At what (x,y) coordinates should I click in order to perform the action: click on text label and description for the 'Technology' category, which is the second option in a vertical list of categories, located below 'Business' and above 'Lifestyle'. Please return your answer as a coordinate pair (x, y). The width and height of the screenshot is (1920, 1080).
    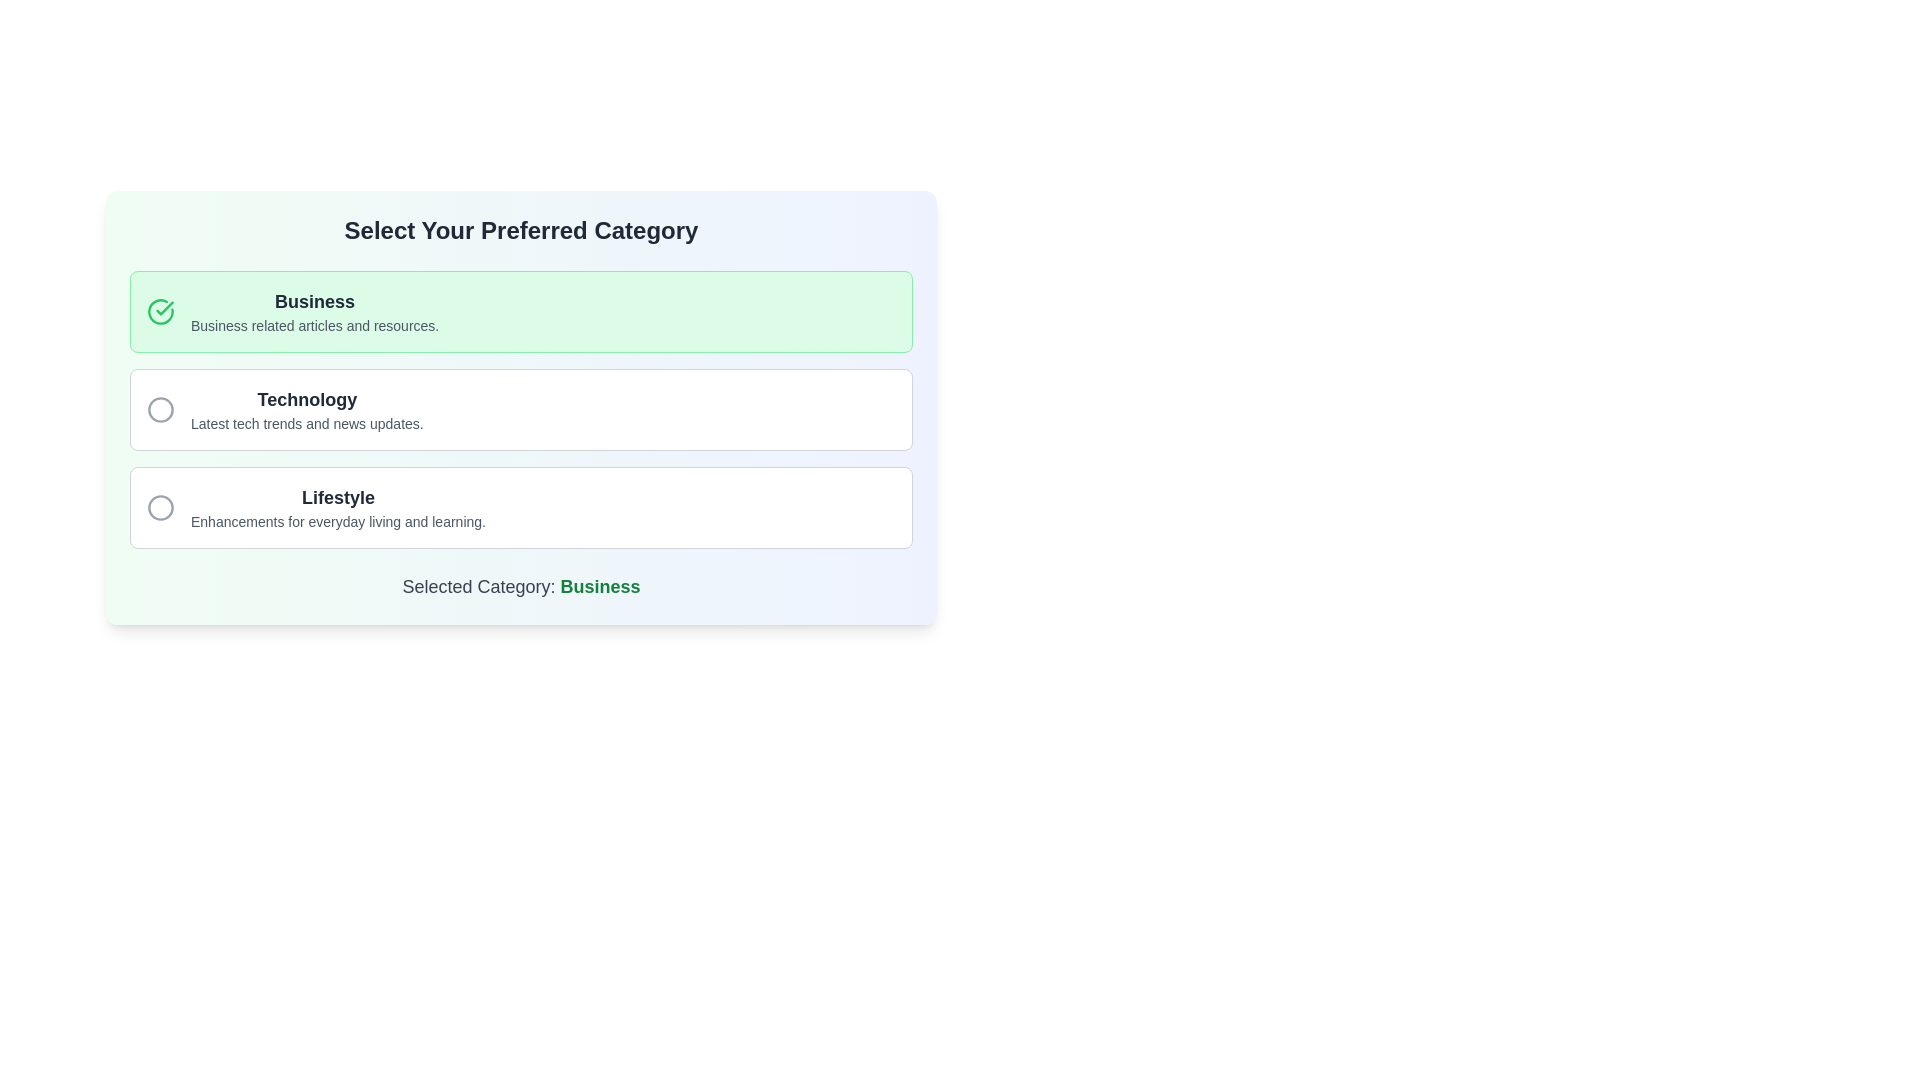
    Looking at the image, I should click on (306, 408).